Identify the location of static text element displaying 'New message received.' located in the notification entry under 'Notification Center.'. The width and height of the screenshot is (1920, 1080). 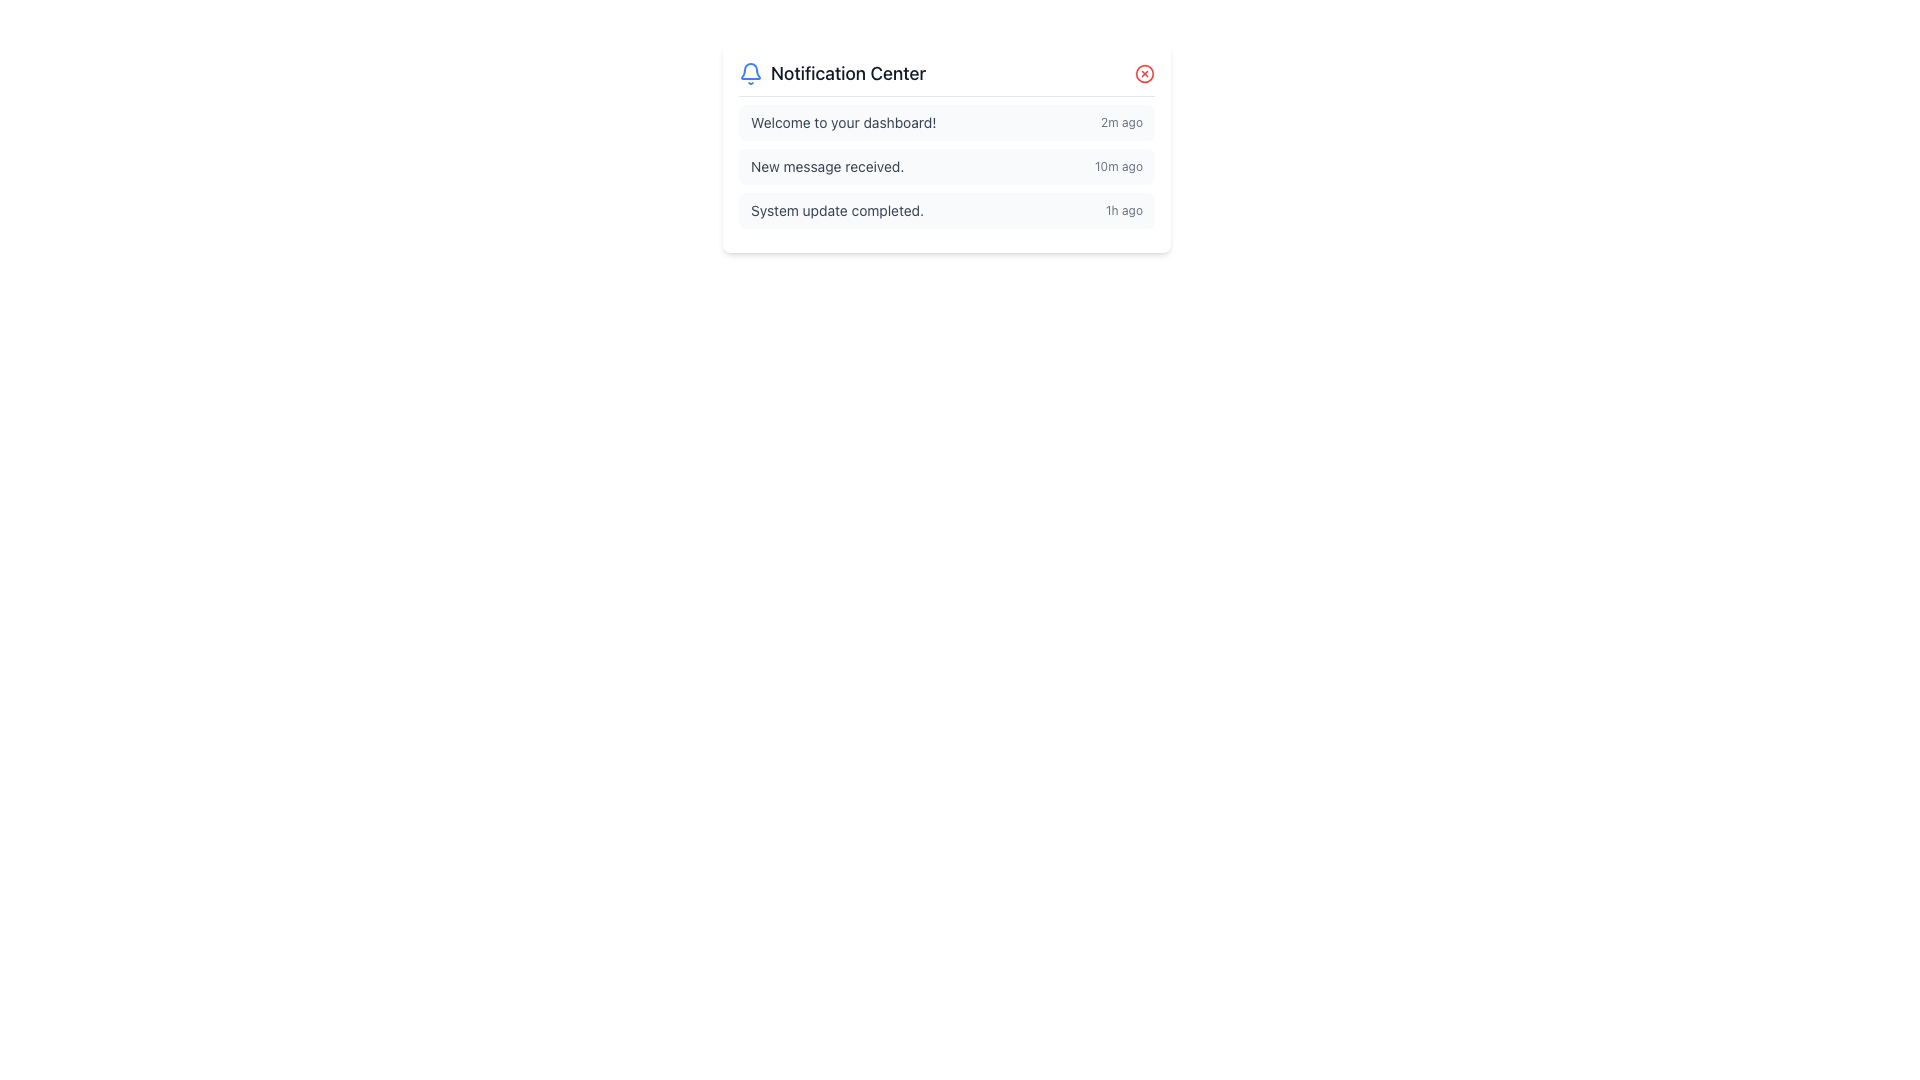
(827, 165).